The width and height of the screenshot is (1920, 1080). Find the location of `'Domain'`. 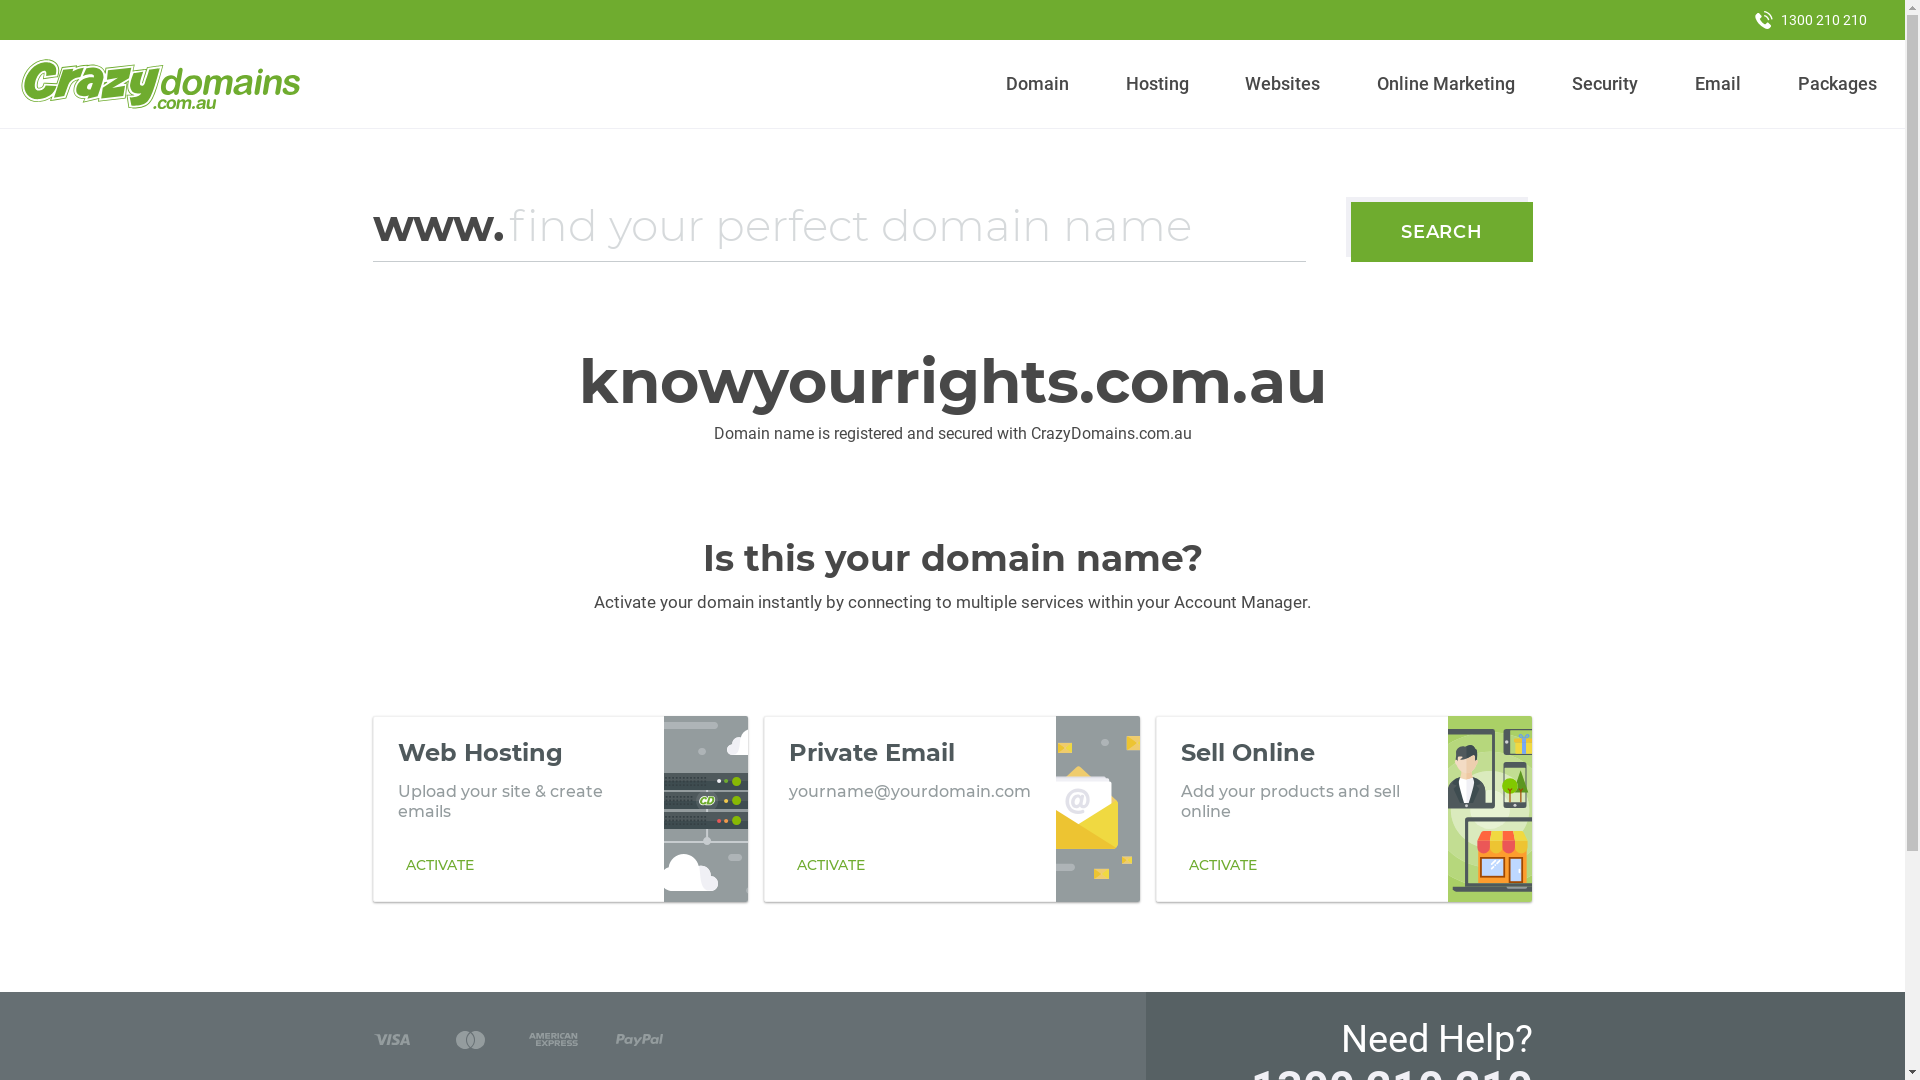

'Domain' is located at coordinates (1037, 83).